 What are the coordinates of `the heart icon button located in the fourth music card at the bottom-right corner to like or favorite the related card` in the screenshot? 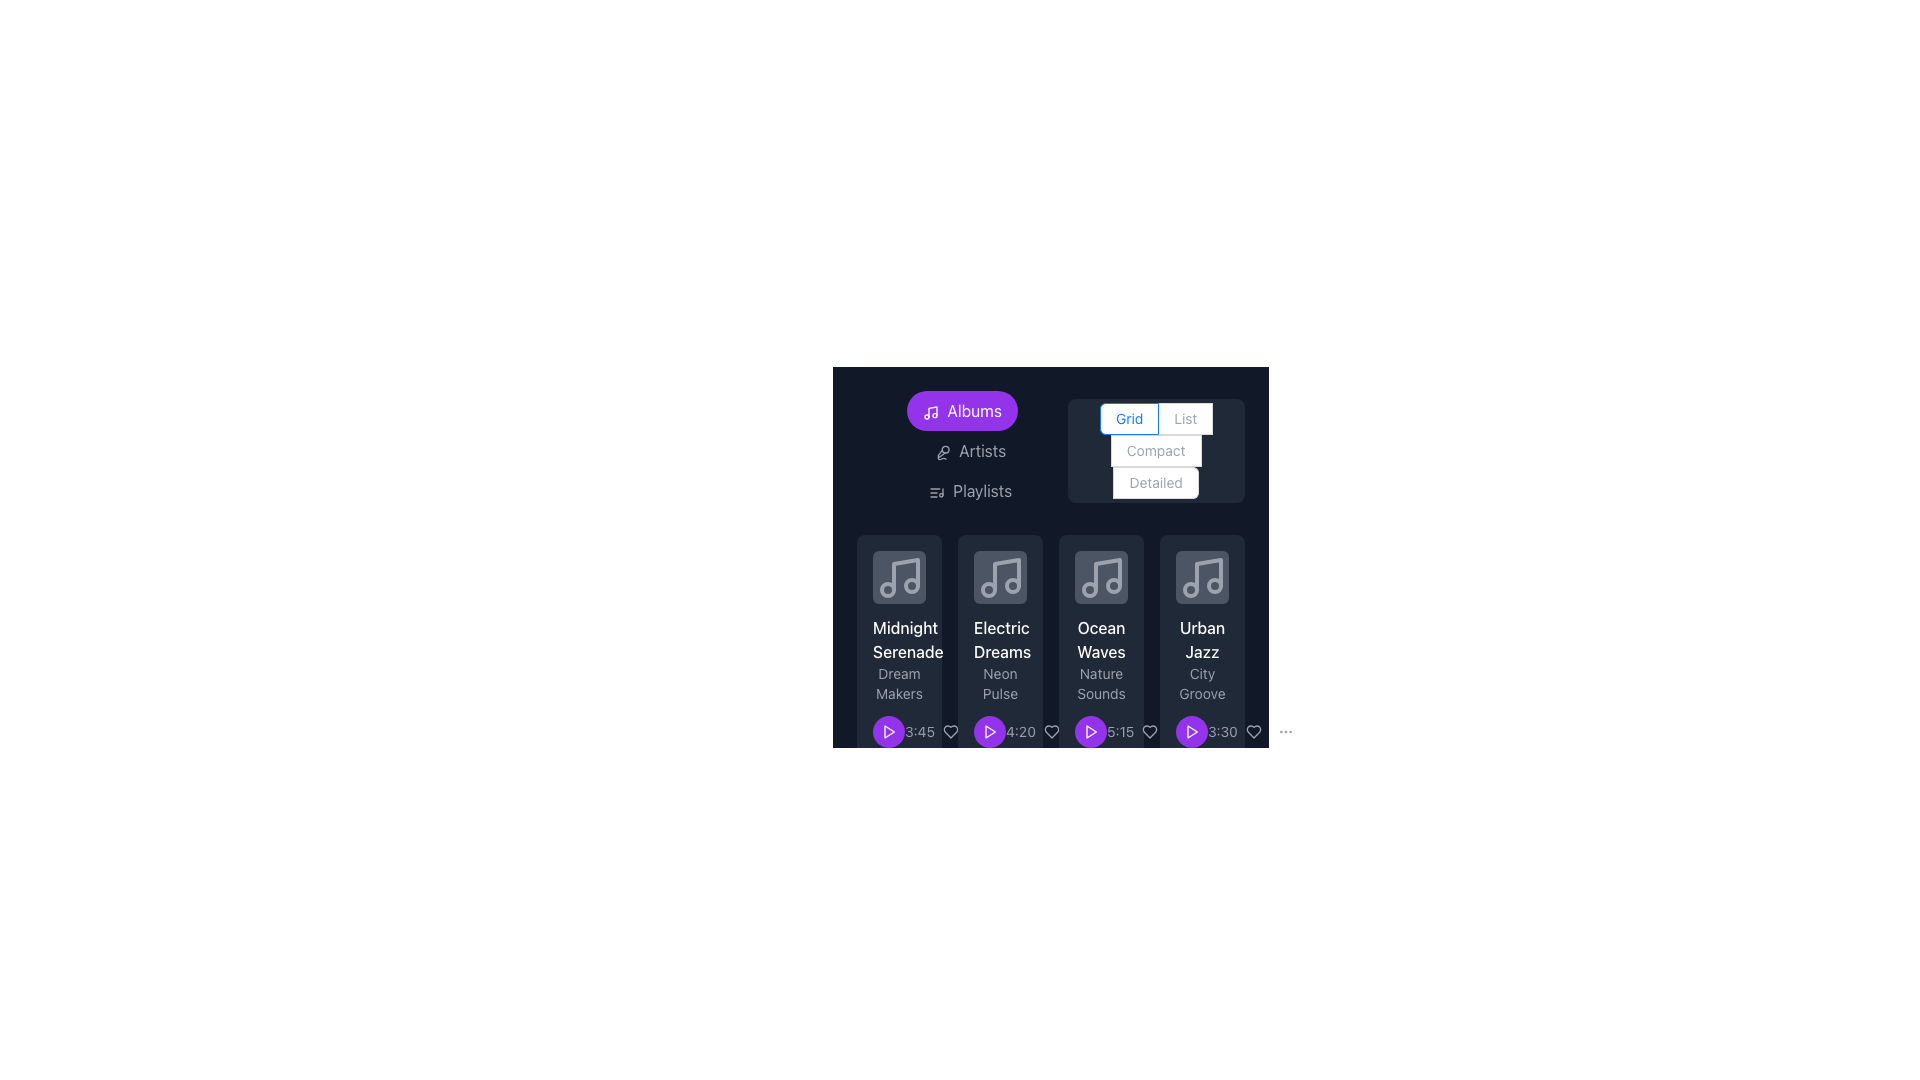 It's located at (1150, 732).